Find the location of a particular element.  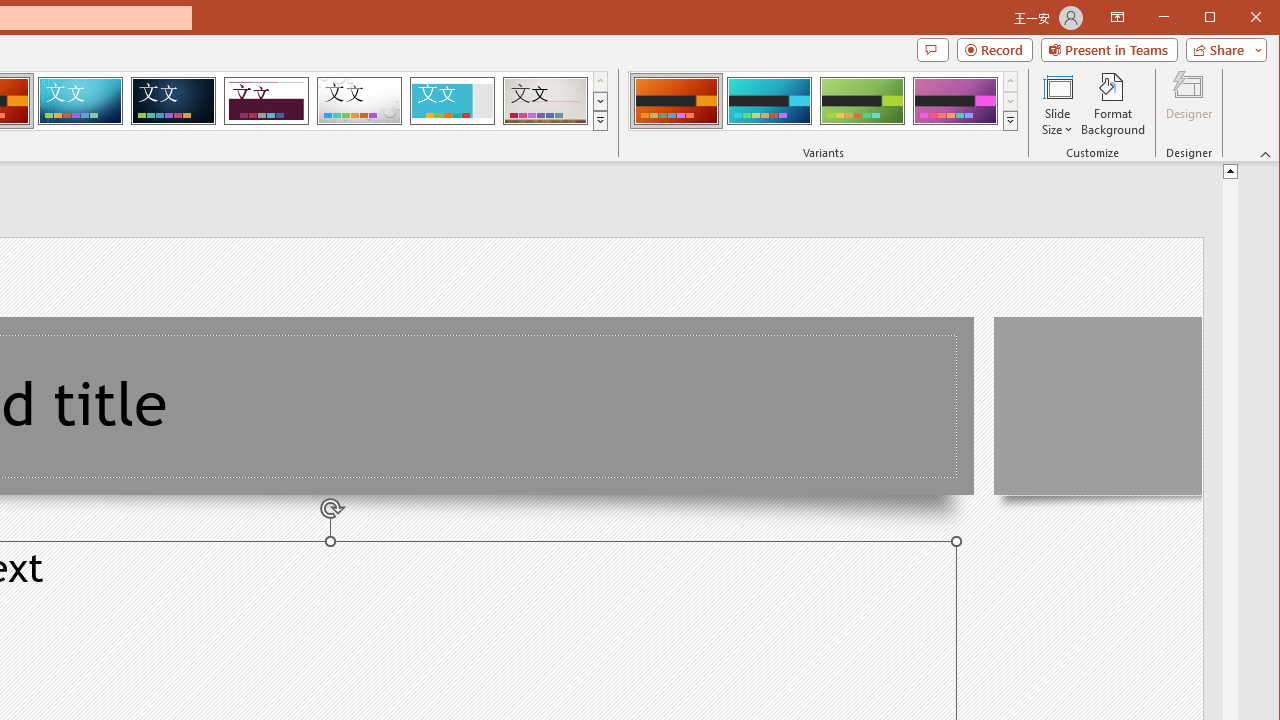

'Frame' is located at coordinates (451, 100).